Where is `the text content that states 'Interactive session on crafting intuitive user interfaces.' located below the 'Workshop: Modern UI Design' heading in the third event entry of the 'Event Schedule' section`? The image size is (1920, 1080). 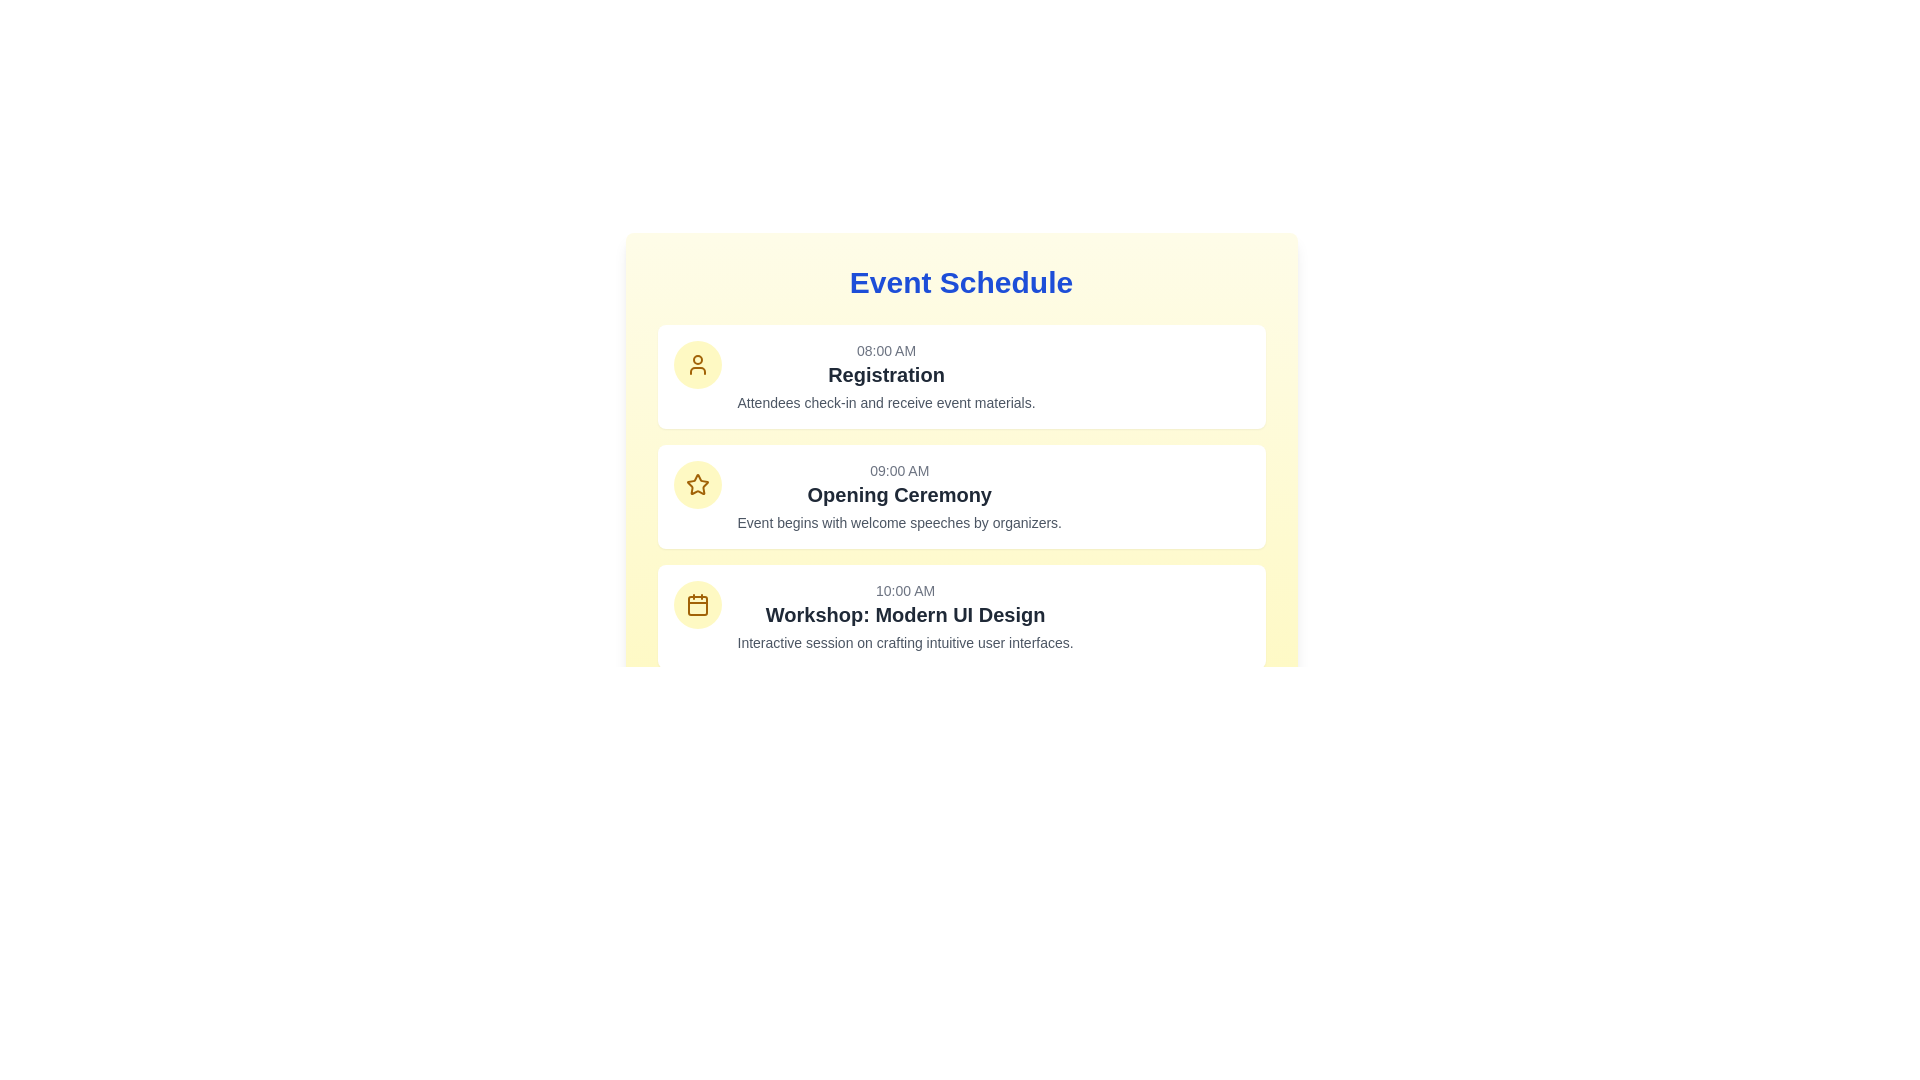
the text content that states 'Interactive session on crafting intuitive user interfaces.' located below the 'Workshop: Modern UI Design' heading in the third event entry of the 'Event Schedule' section is located at coordinates (904, 643).